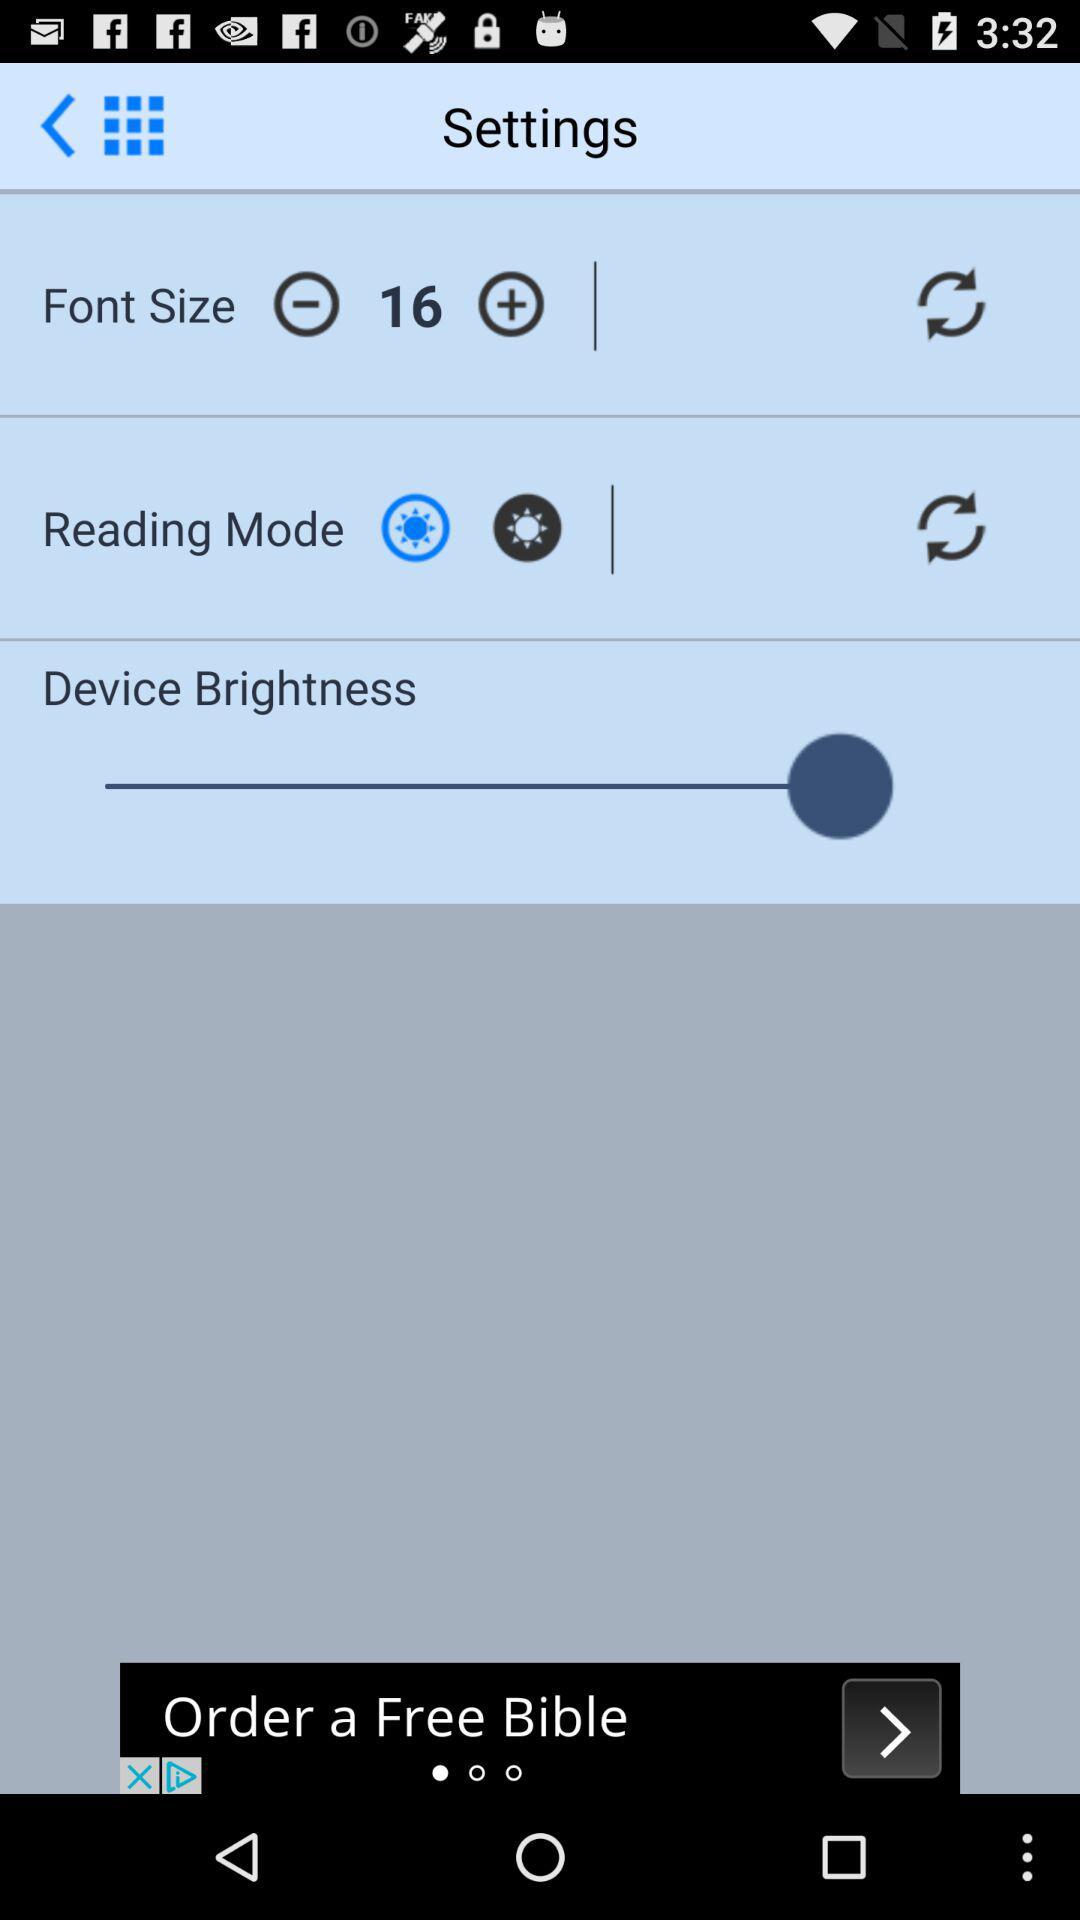 This screenshot has height=1920, width=1080. Describe the element at coordinates (414, 527) in the screenshot. I see `britness adjustment option` at that location.